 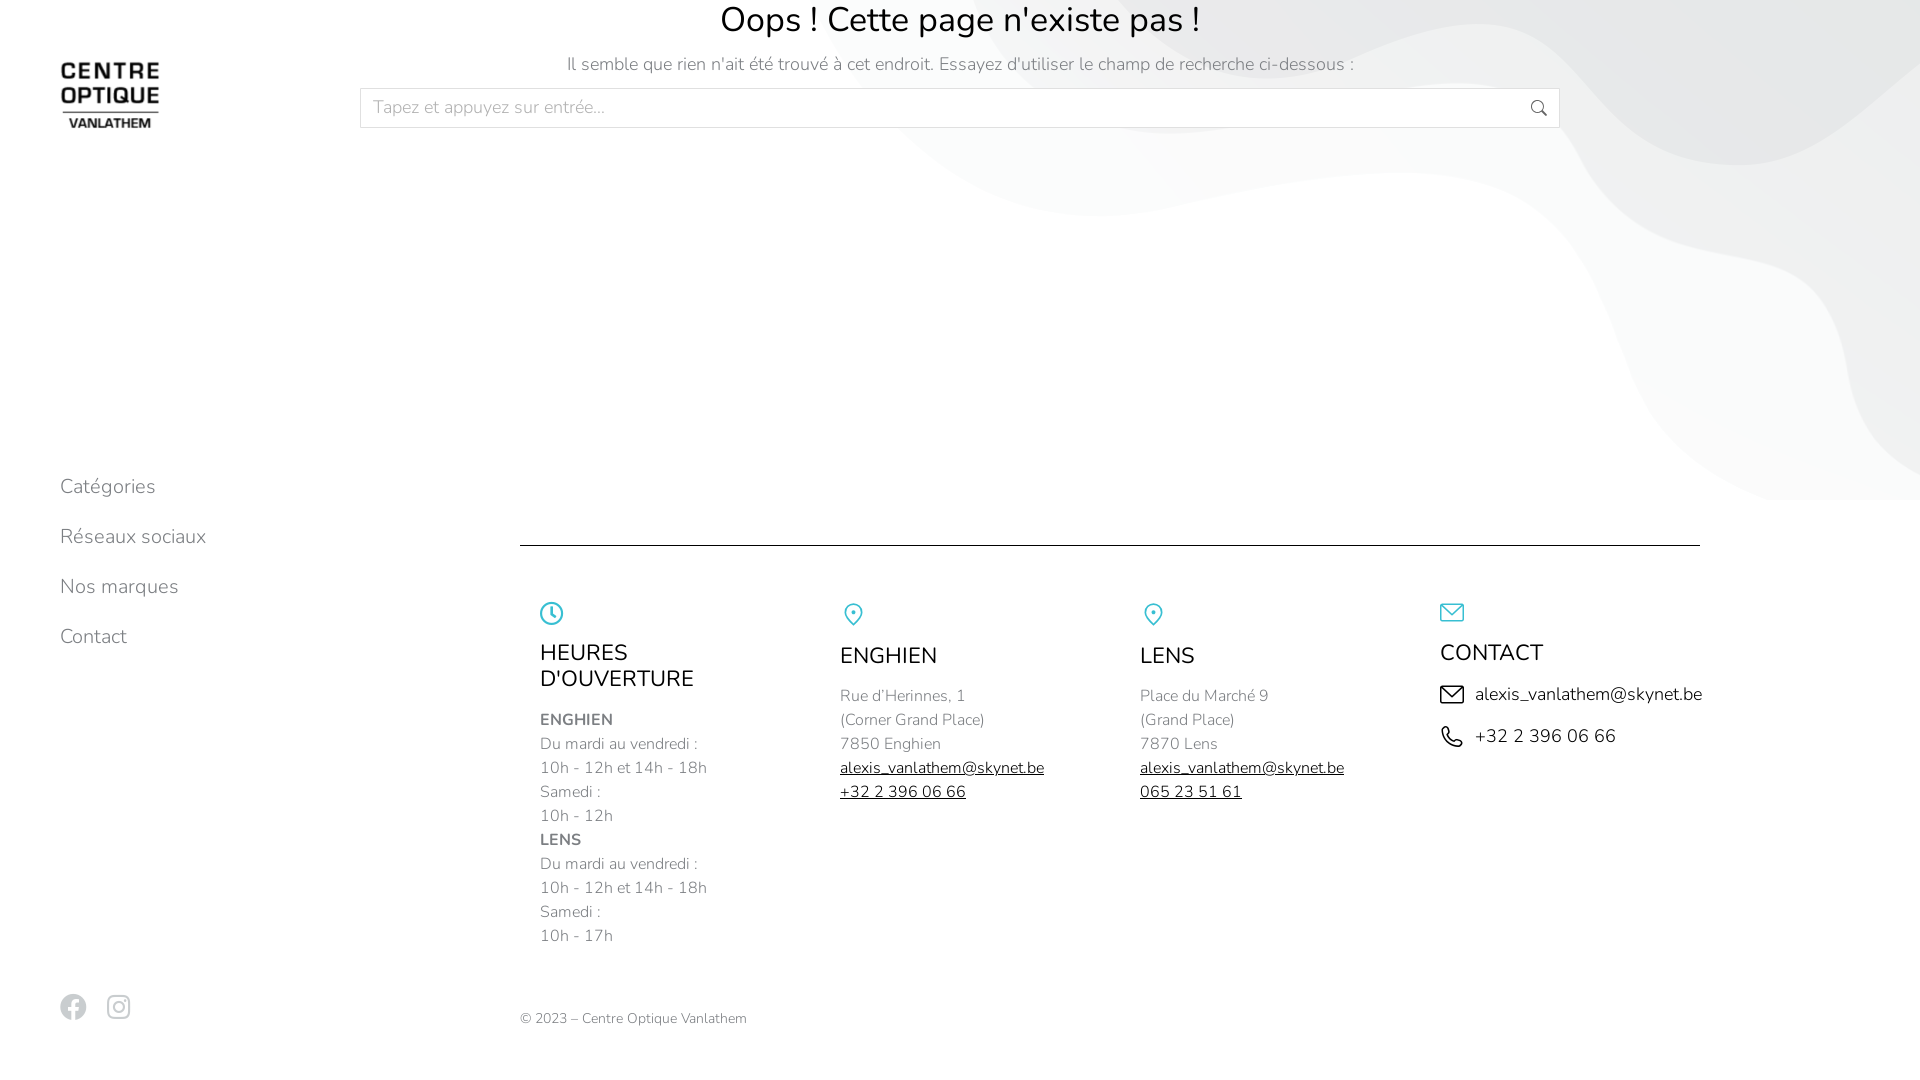 I want to click on '065 23 51 61', so click(x=1190, y=790).